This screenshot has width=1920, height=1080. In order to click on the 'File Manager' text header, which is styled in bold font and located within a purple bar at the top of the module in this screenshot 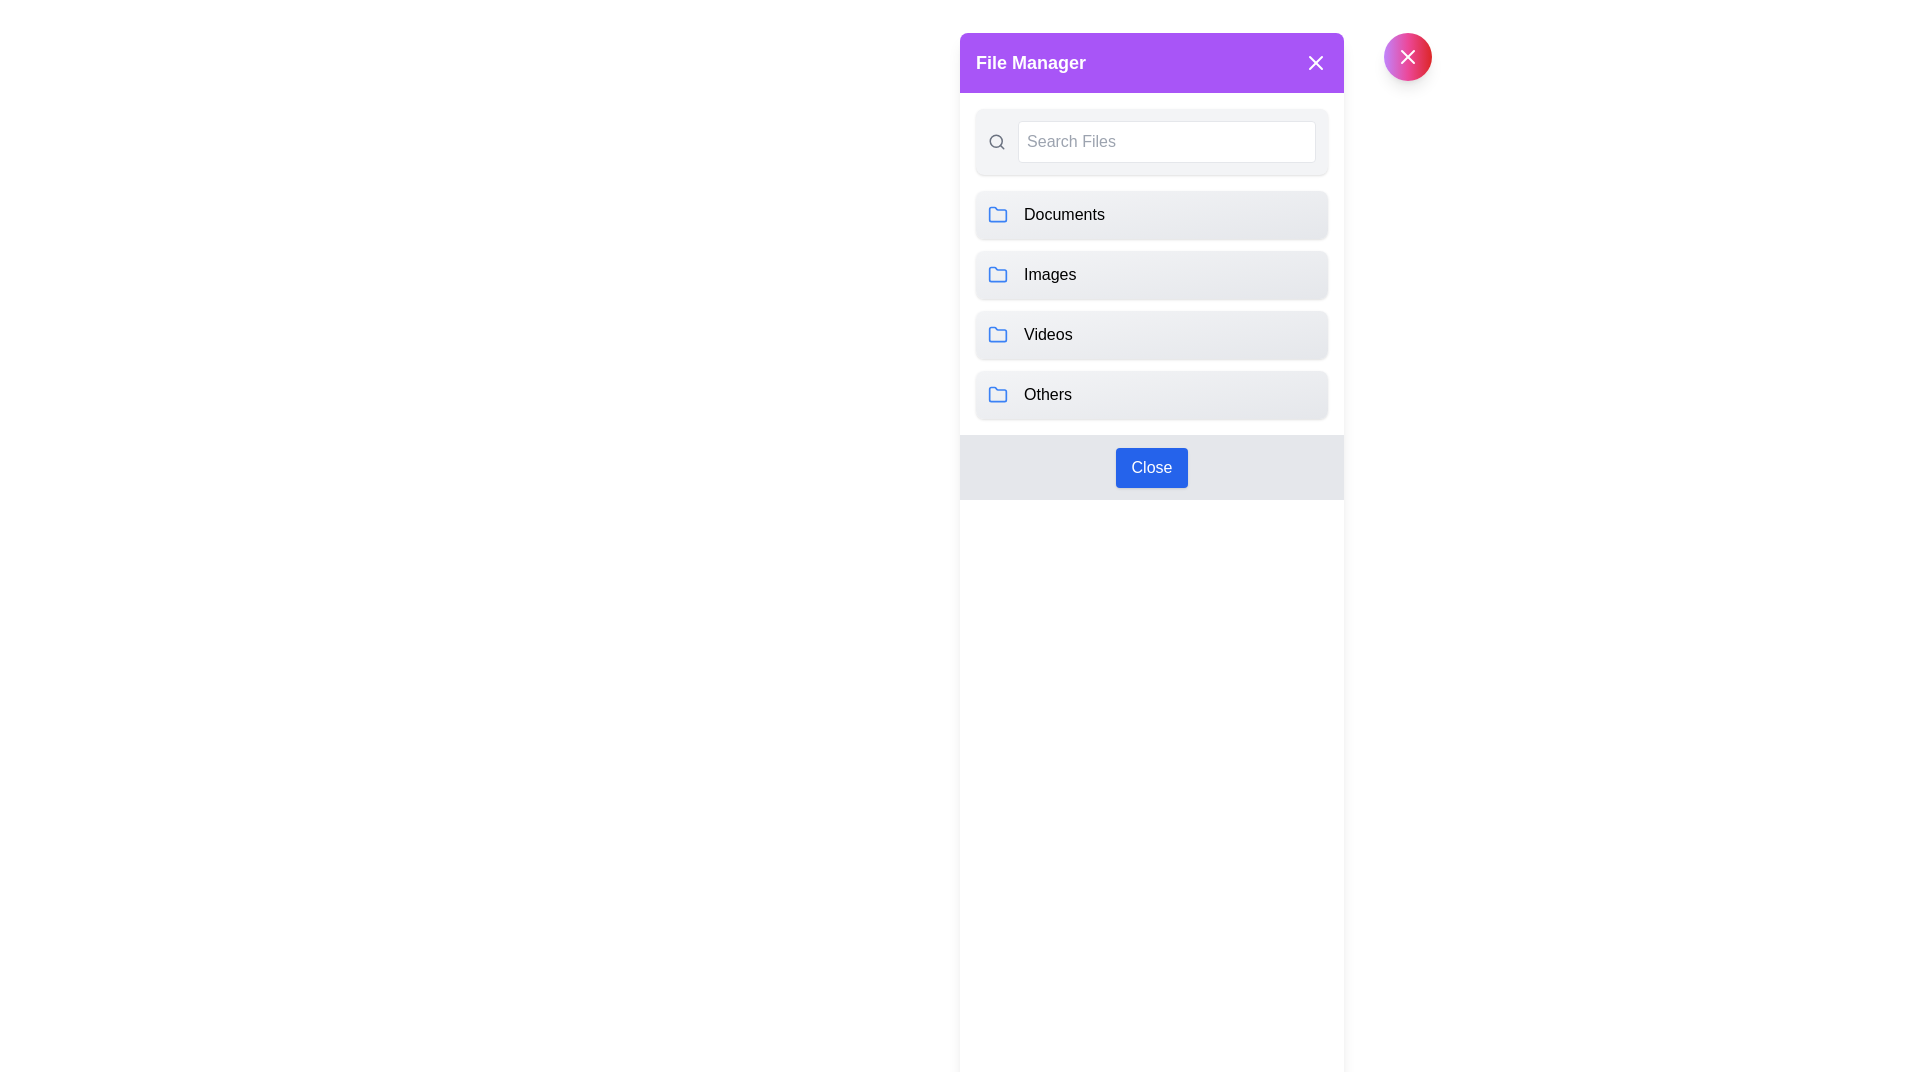, I will do `click(1031, 61)`.